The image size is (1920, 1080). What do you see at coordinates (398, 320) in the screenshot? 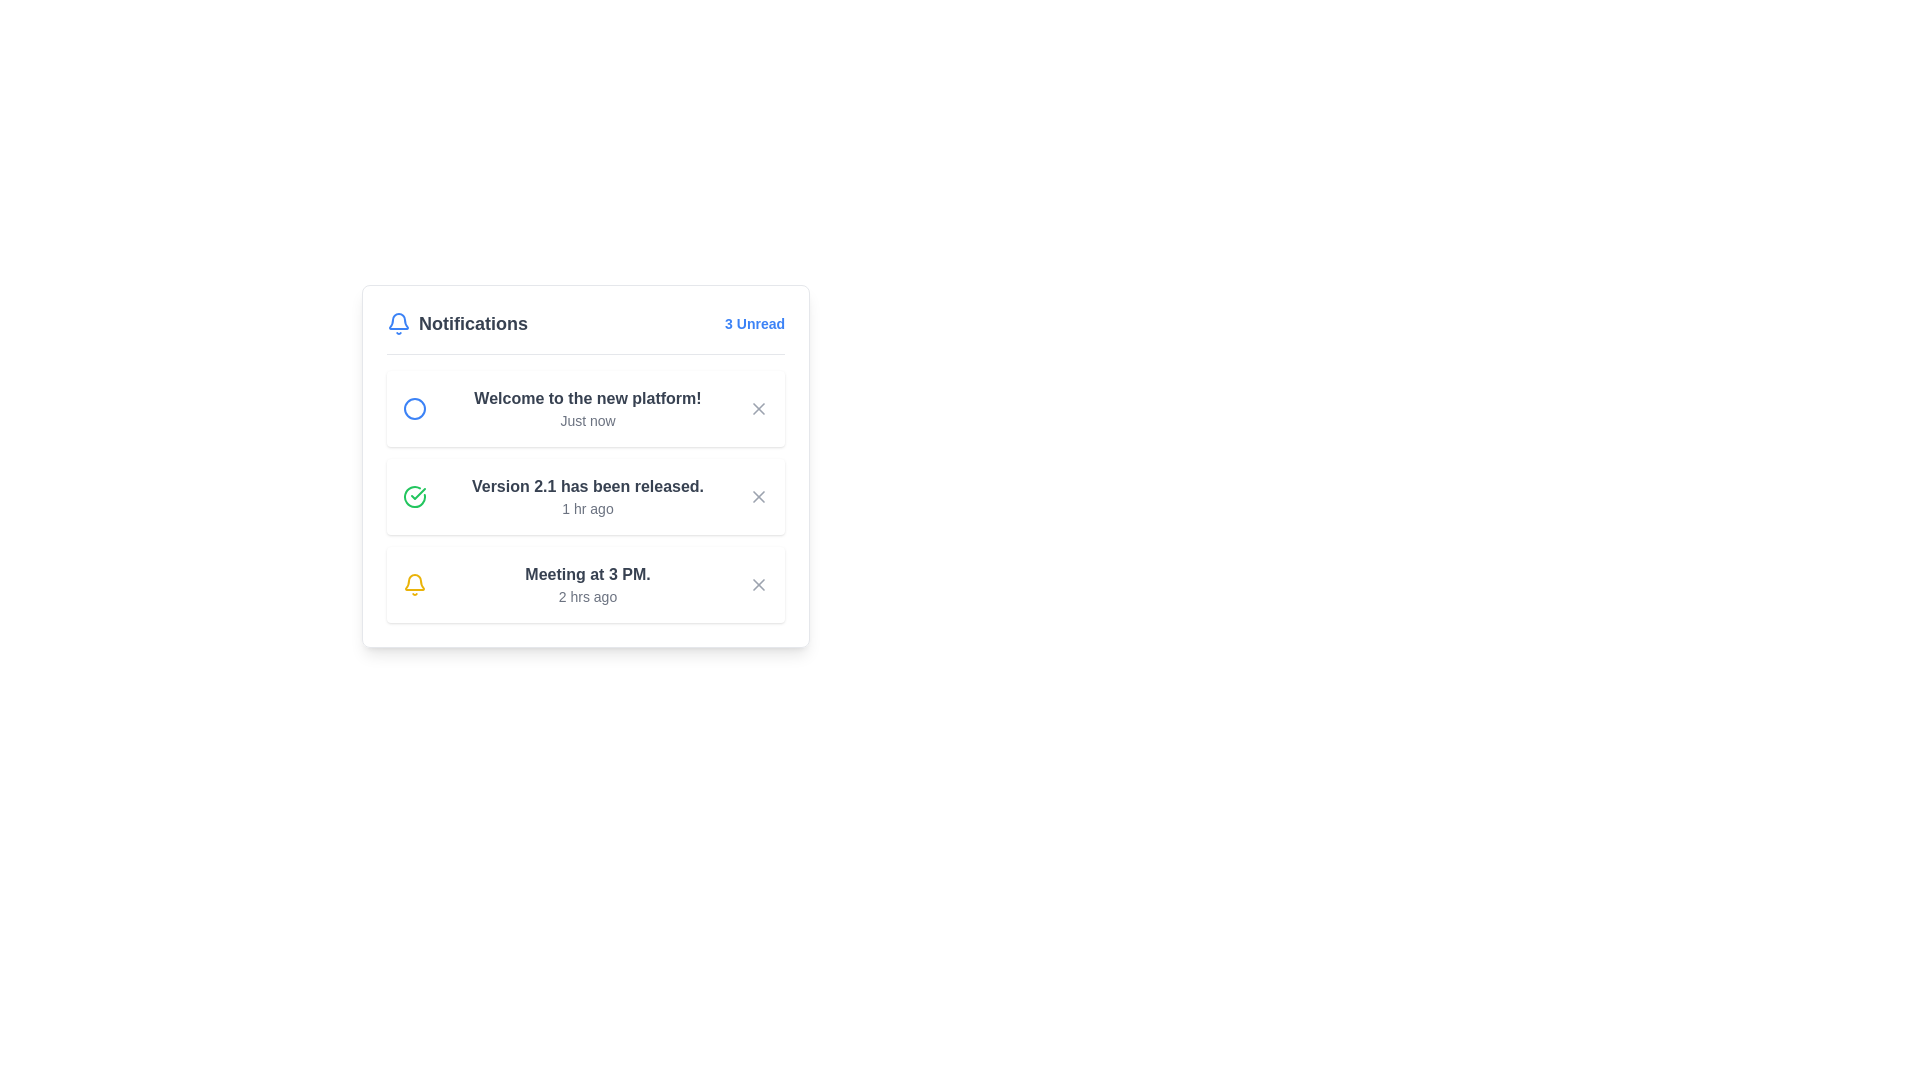
I see `the upper section of the blue bell icon in the notification panel, which is located to the left of the 'Notifications' text` at bounding box center [398, 320].